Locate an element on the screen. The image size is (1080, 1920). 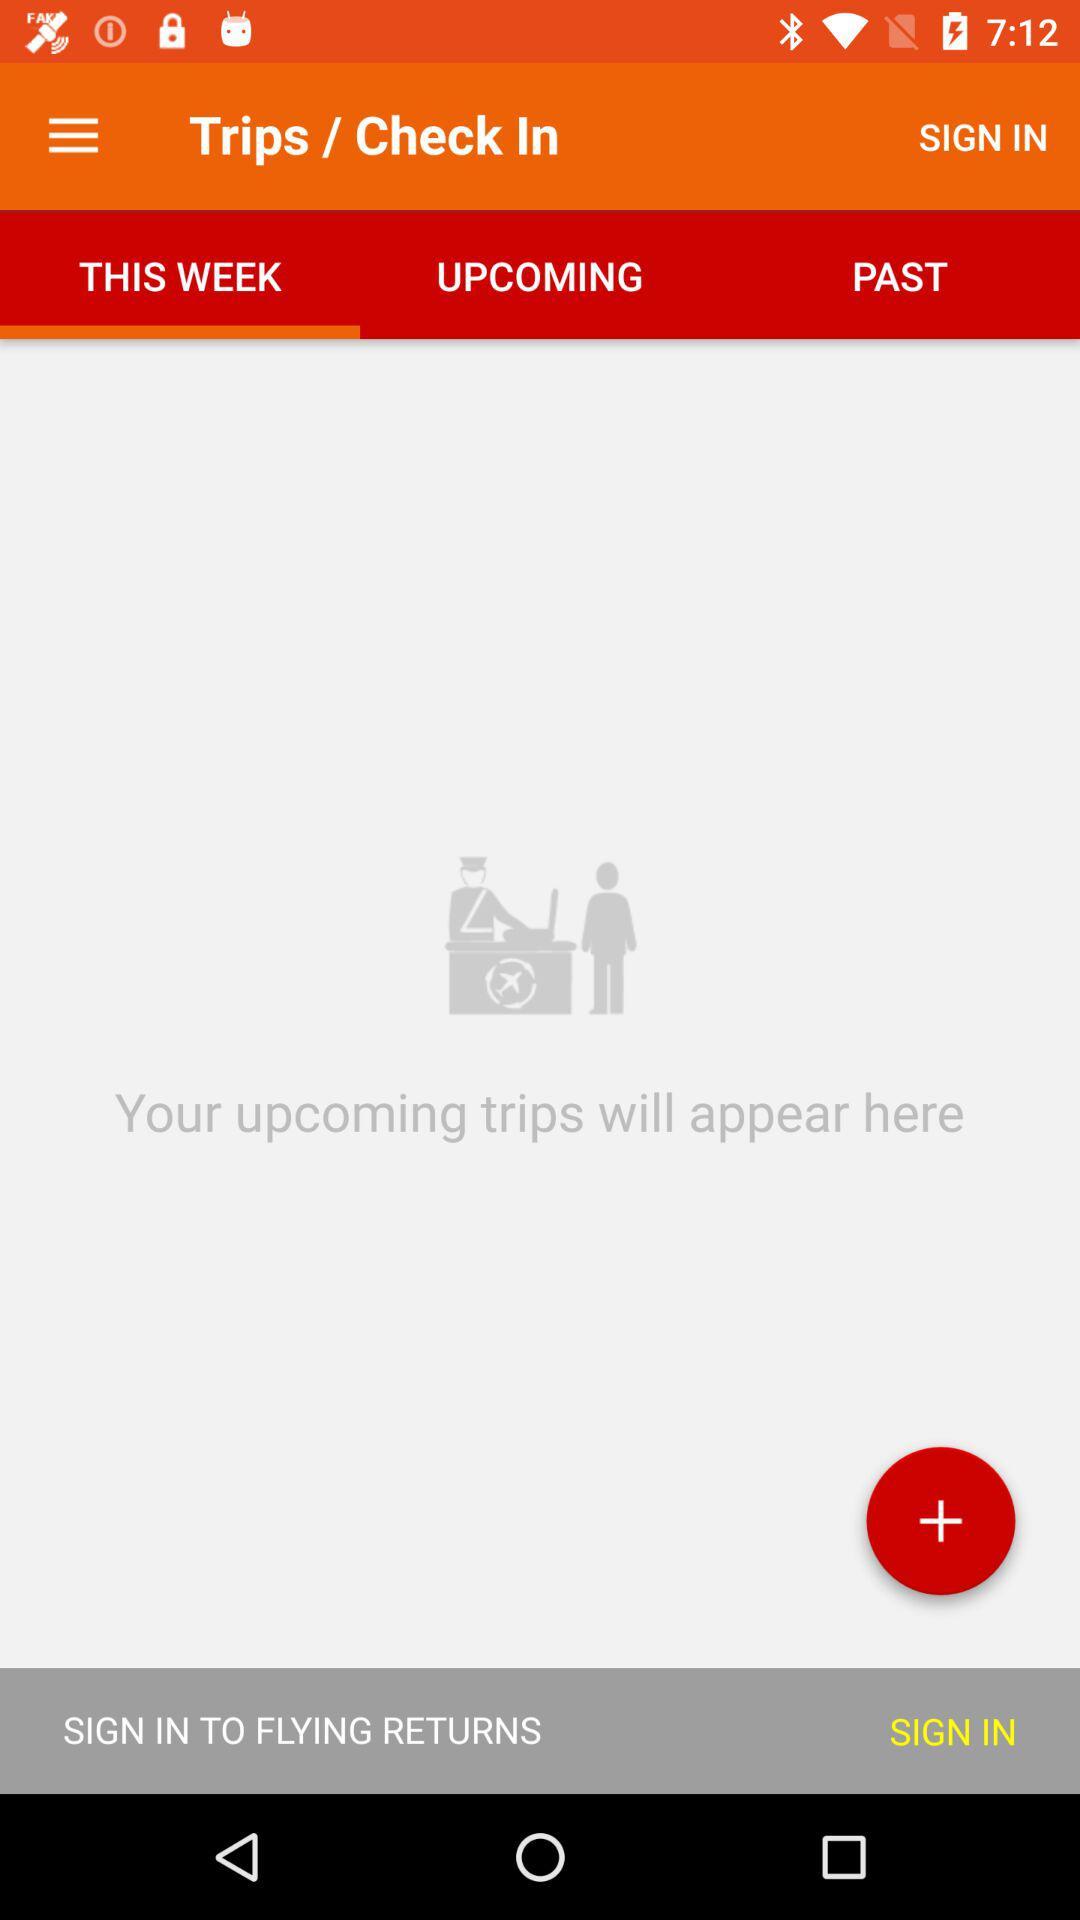
icon below the your upcoming trips icon is located at coordinates (940, 1527).